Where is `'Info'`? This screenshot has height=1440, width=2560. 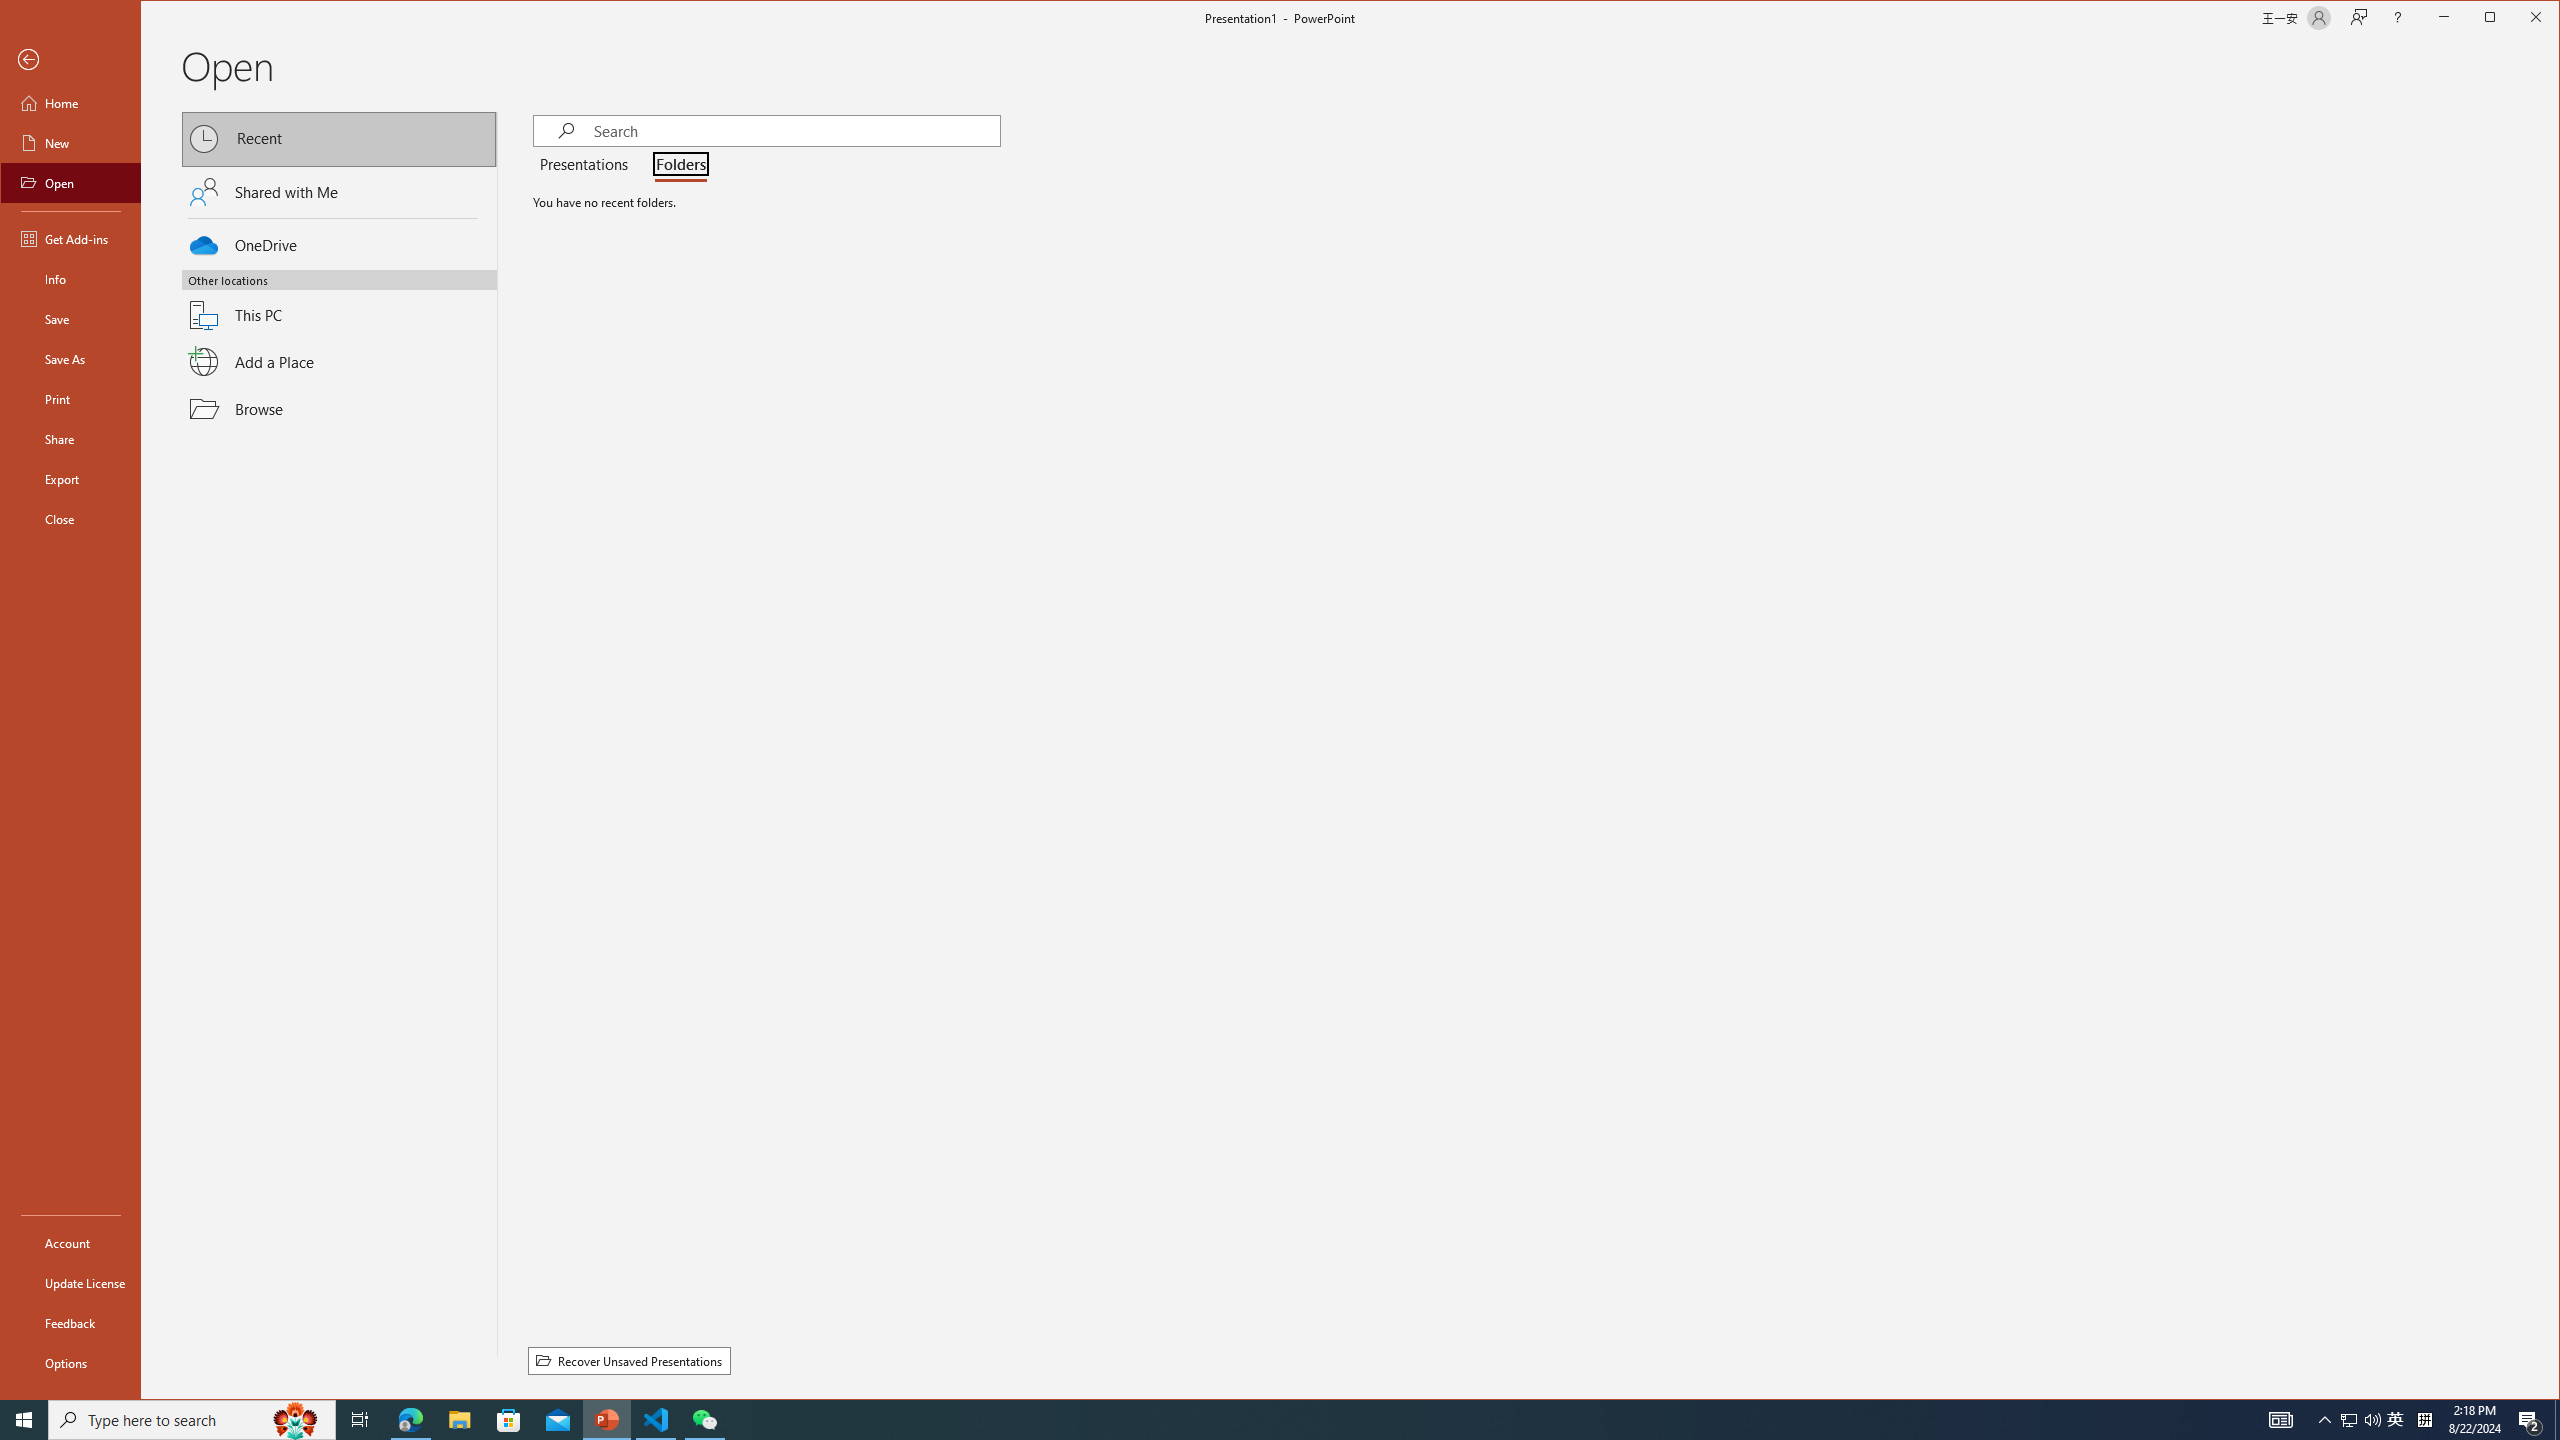 'Info' is located at coordinates (69, 279).